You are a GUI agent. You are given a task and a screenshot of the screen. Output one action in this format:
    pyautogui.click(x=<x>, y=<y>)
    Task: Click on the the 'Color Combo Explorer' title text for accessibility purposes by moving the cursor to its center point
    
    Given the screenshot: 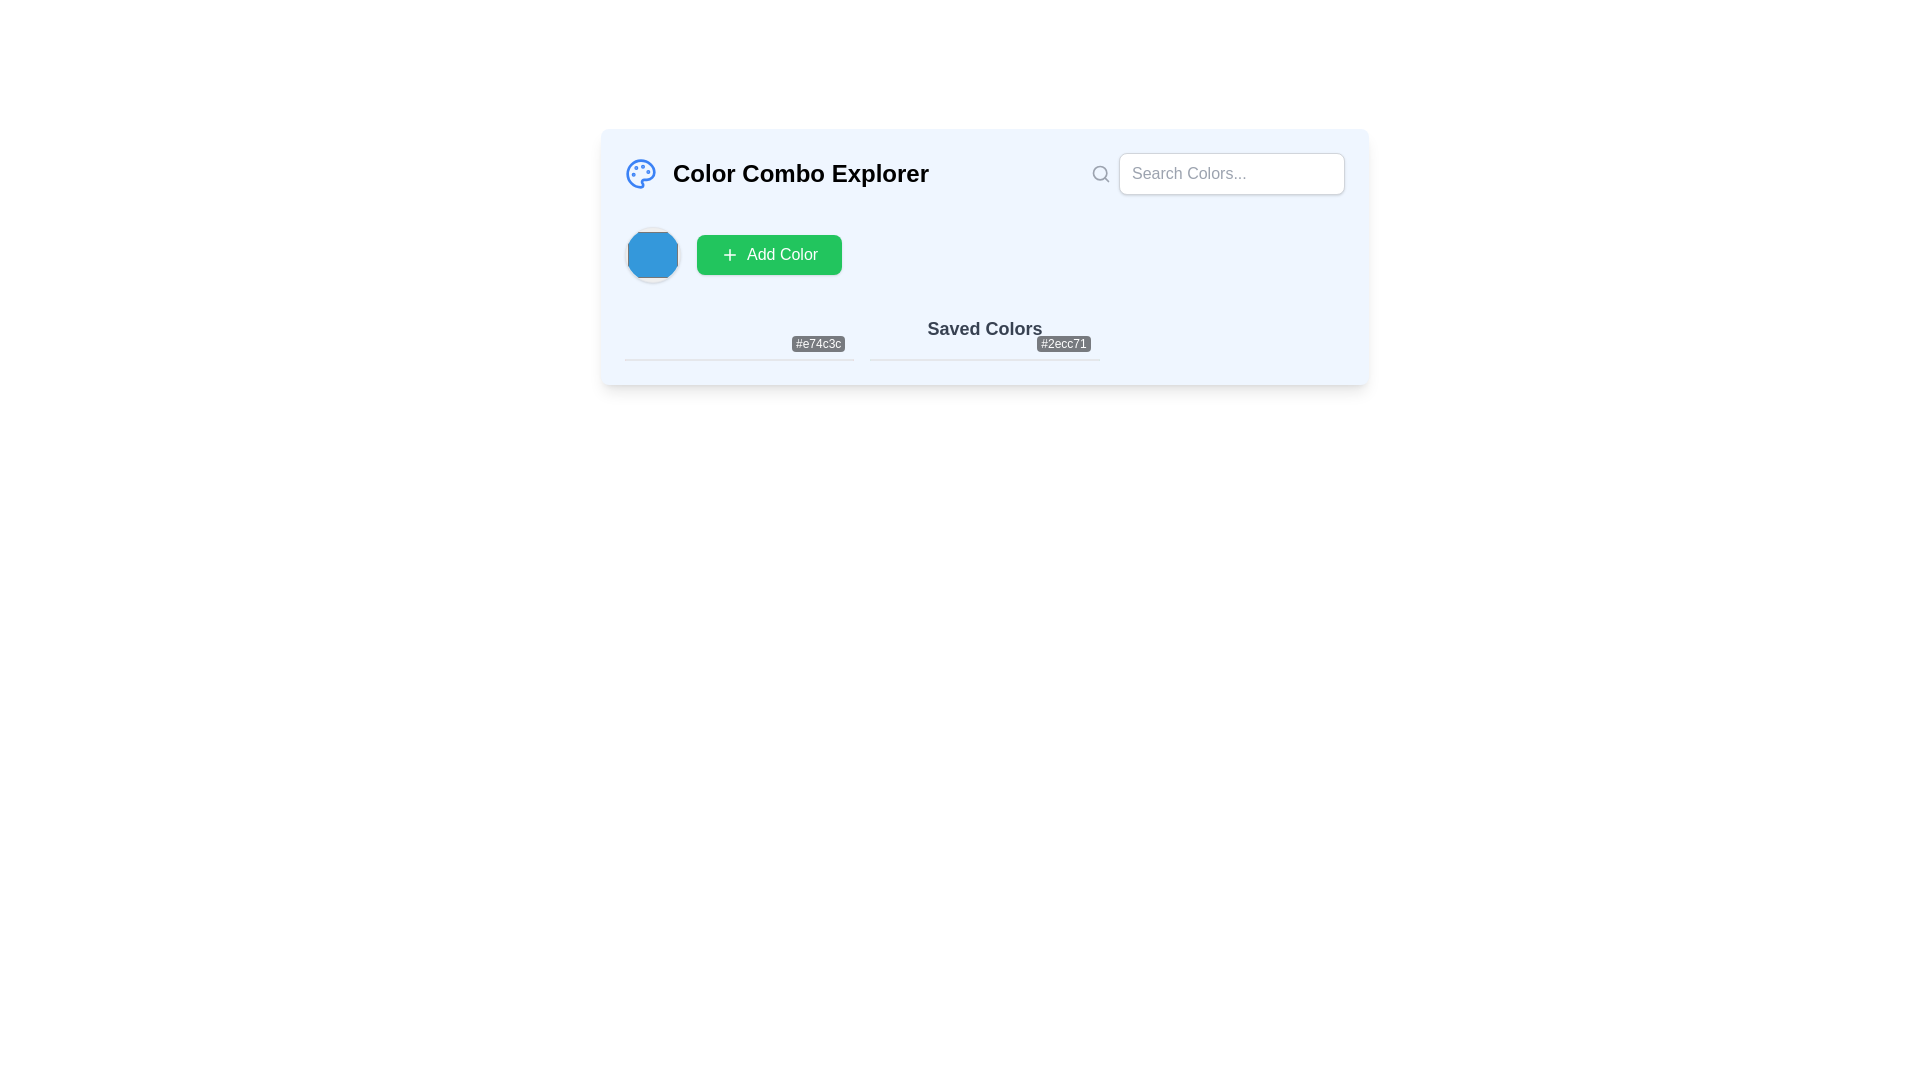 What is the action you would take?
    pyautogui.click(x=801, y=172)
    